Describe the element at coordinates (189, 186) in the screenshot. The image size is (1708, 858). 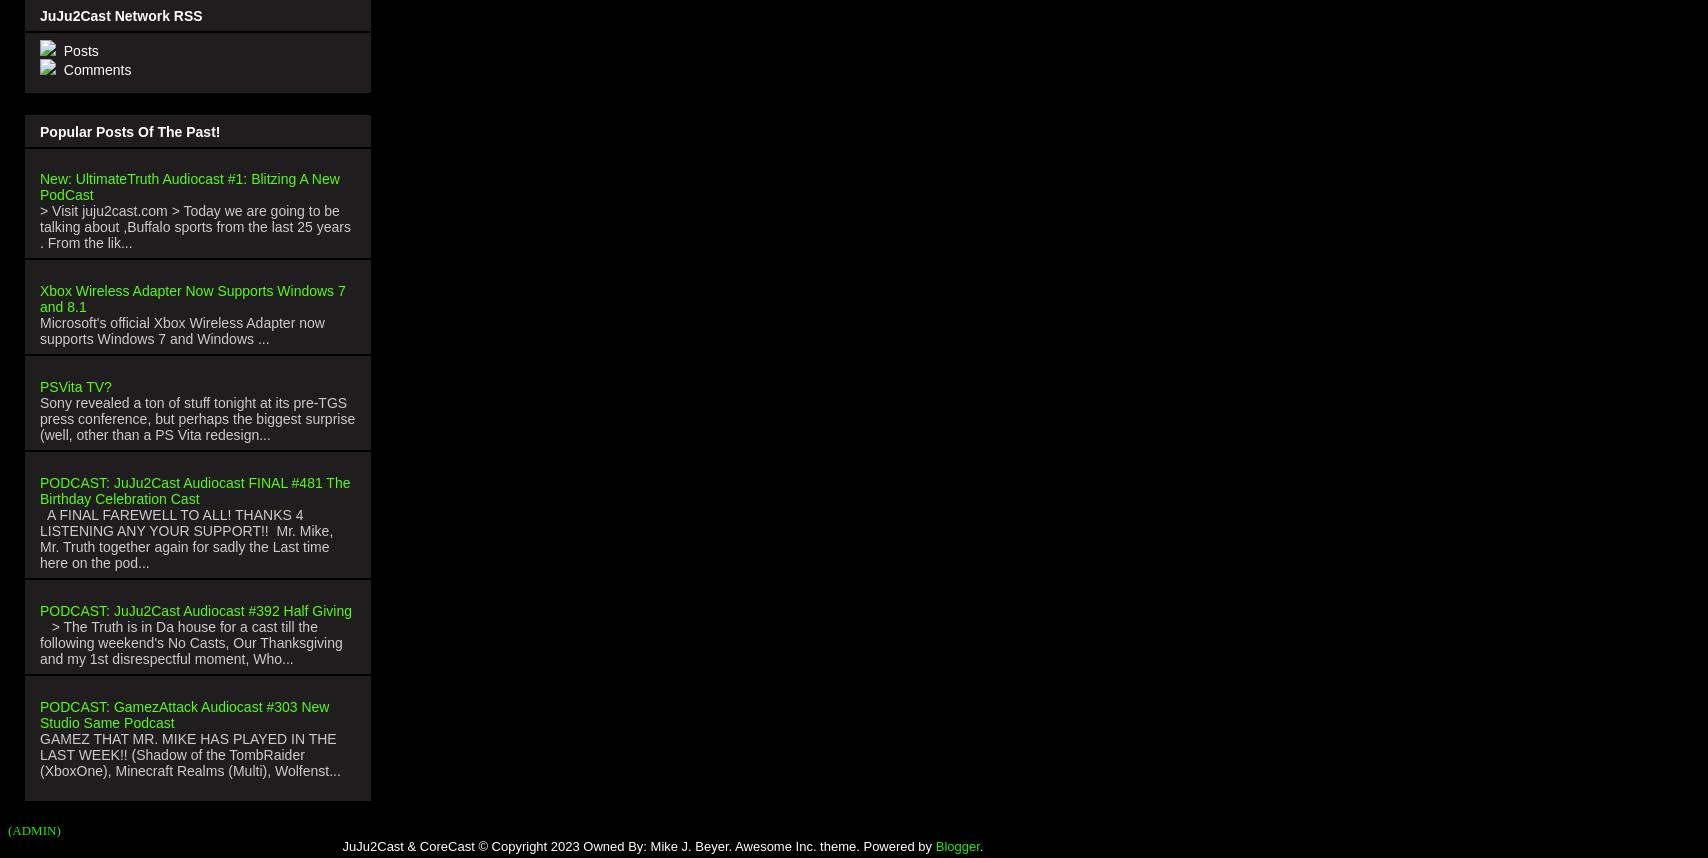
I see `'New: UltimateTruth Audiocast #1: Blitzing A New PodCast'` at that location.